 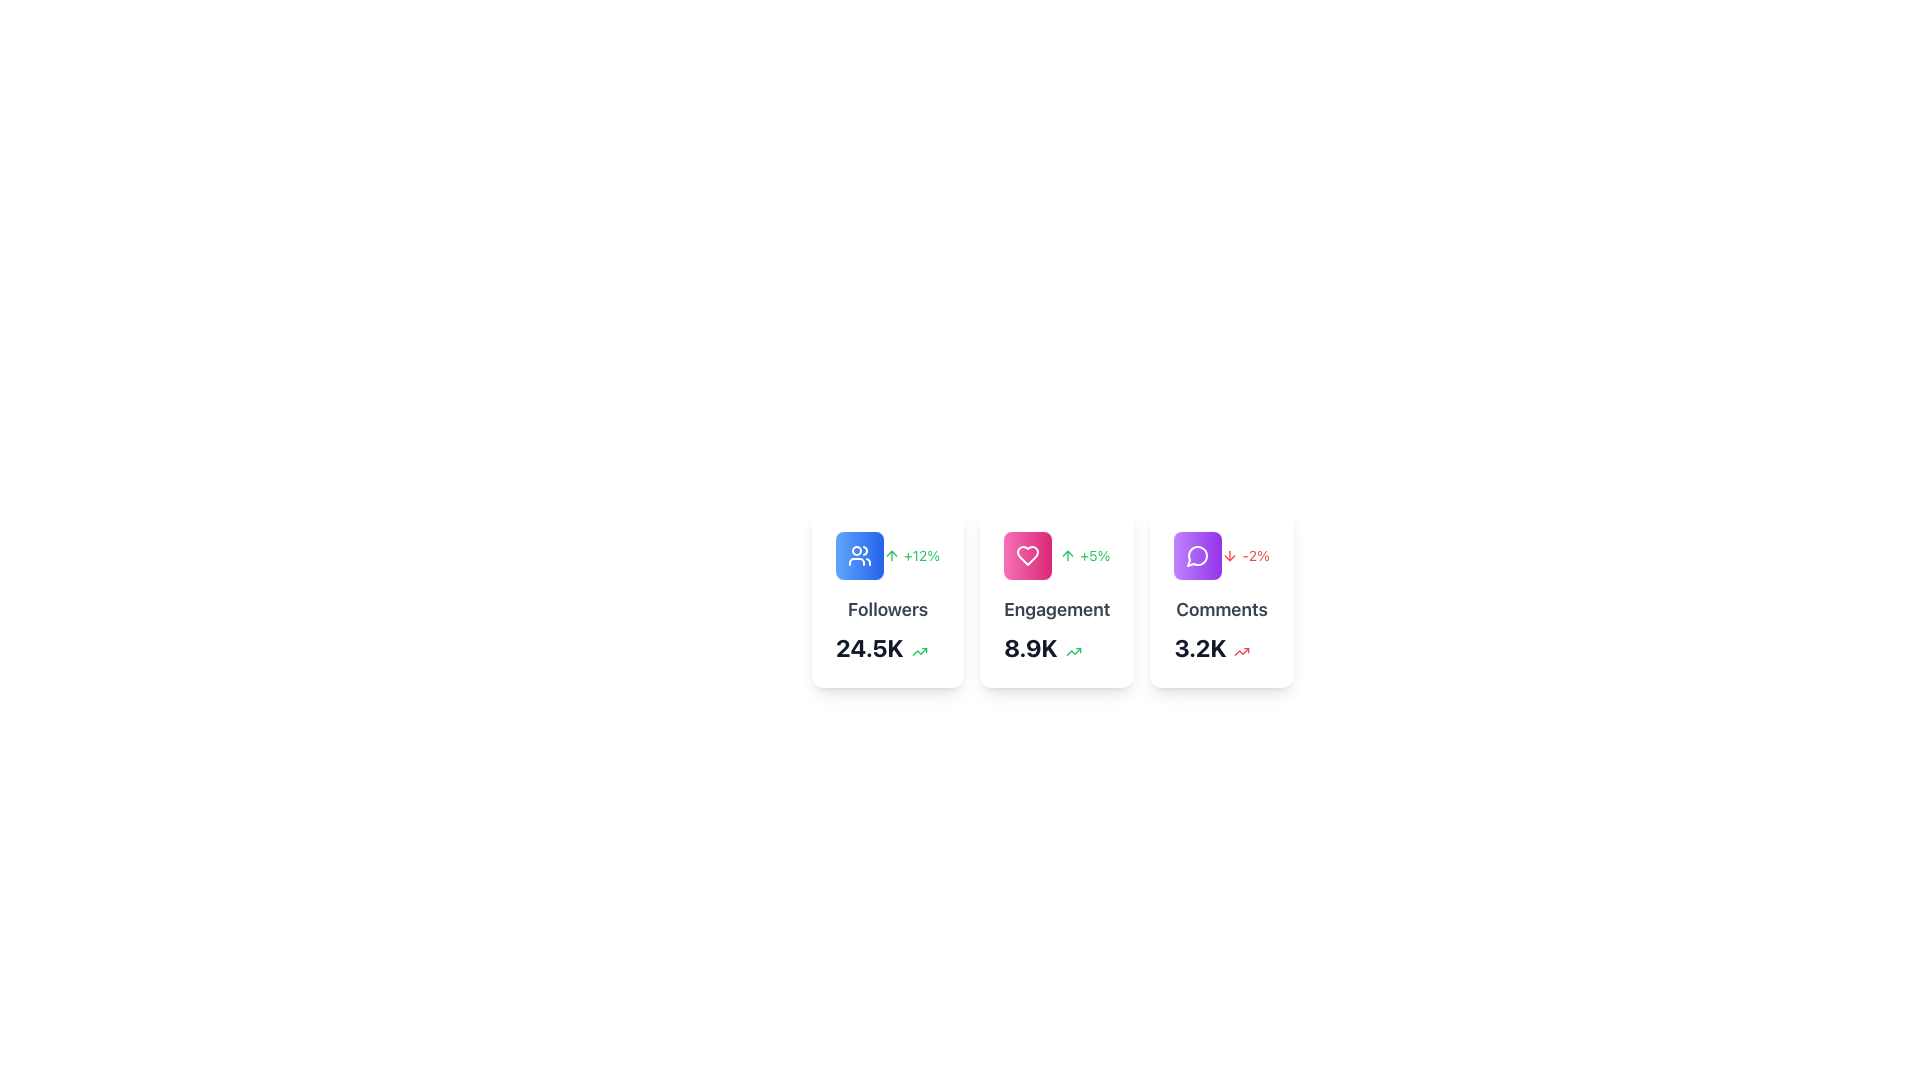 I want to click on the circular speech bubble icon with a purple gradient background located in the 'Comments' panel, adjacent to the 'Followers' and 'Engagement' panels, for accessibility purposes, so click(x=1198, y=555).